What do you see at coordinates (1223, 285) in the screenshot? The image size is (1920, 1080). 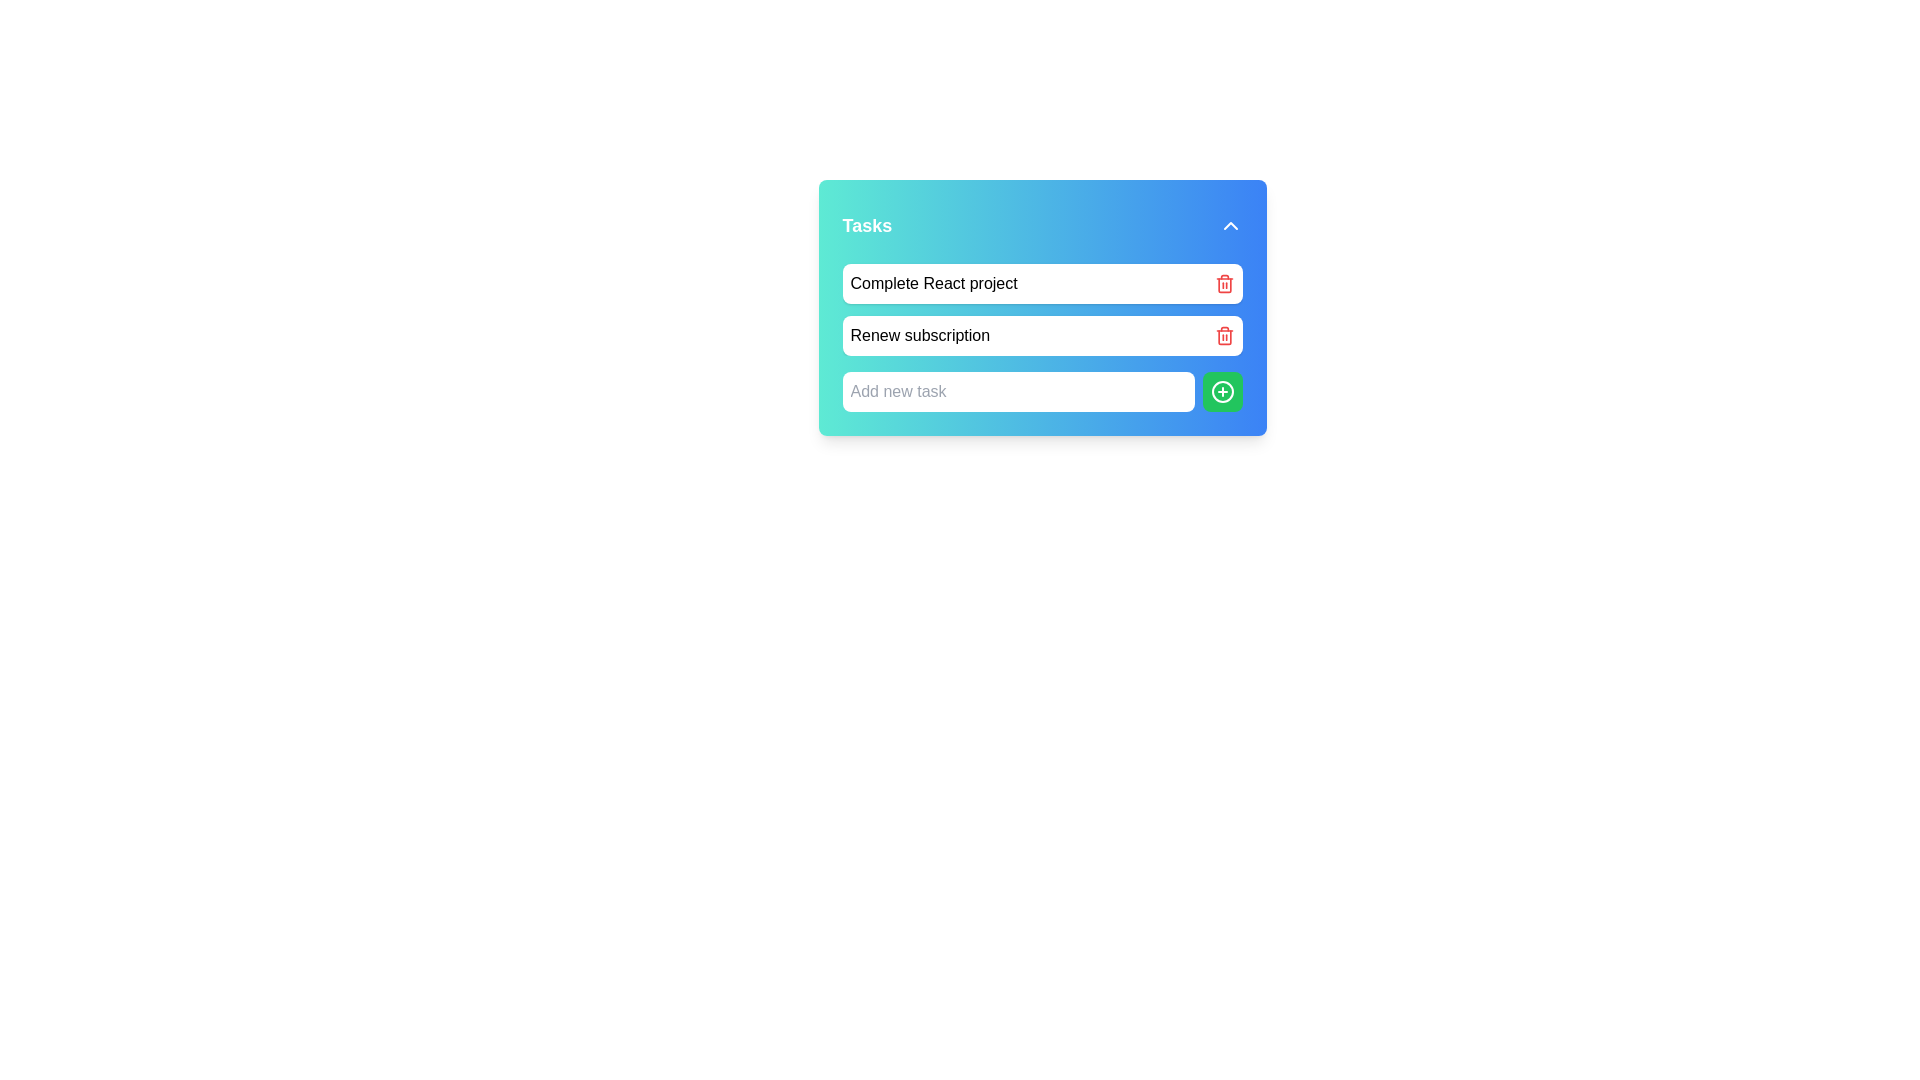 I see `the Trash bin outline icon, which serves as a visual cue for deleting items, located to the right of the input field labeled 'Complete React project'` at bounding box center [1223, 285].